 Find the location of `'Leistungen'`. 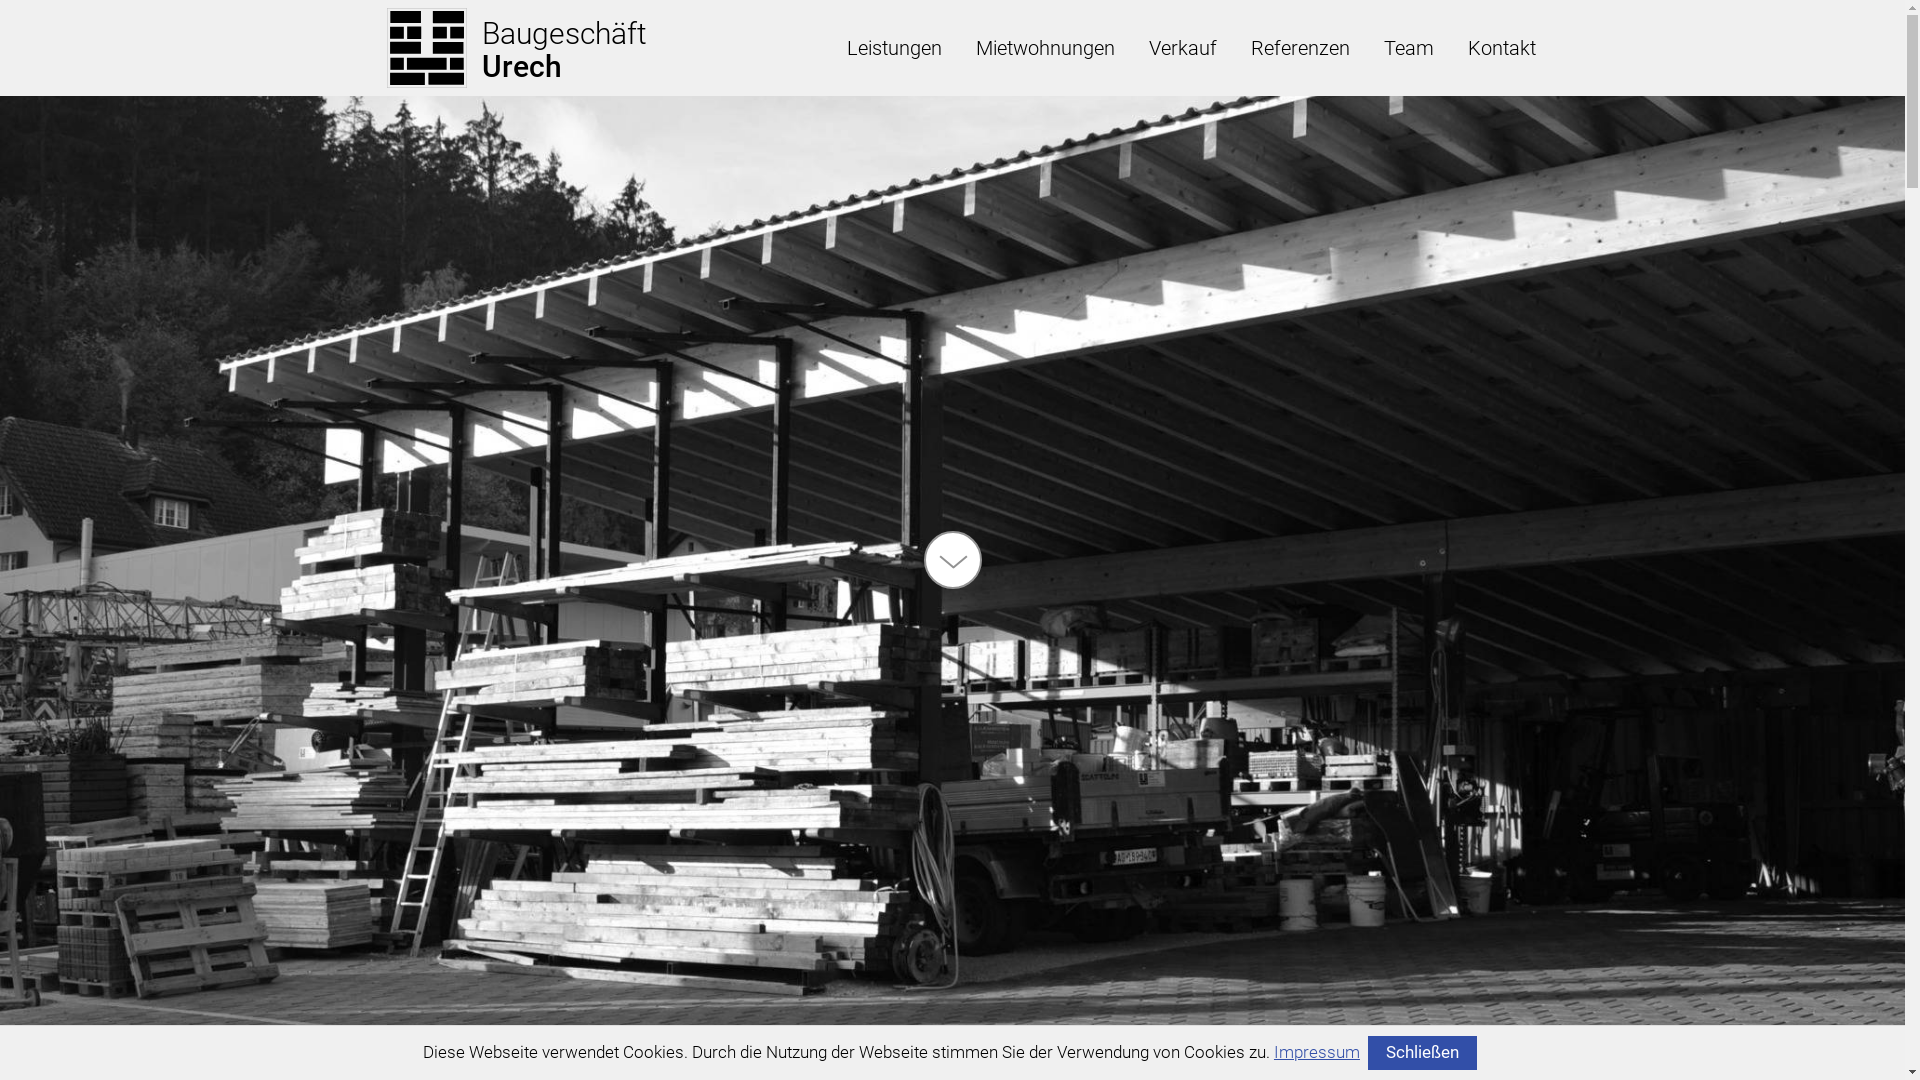

'Leistungen' is located at coordinates (830, 46).